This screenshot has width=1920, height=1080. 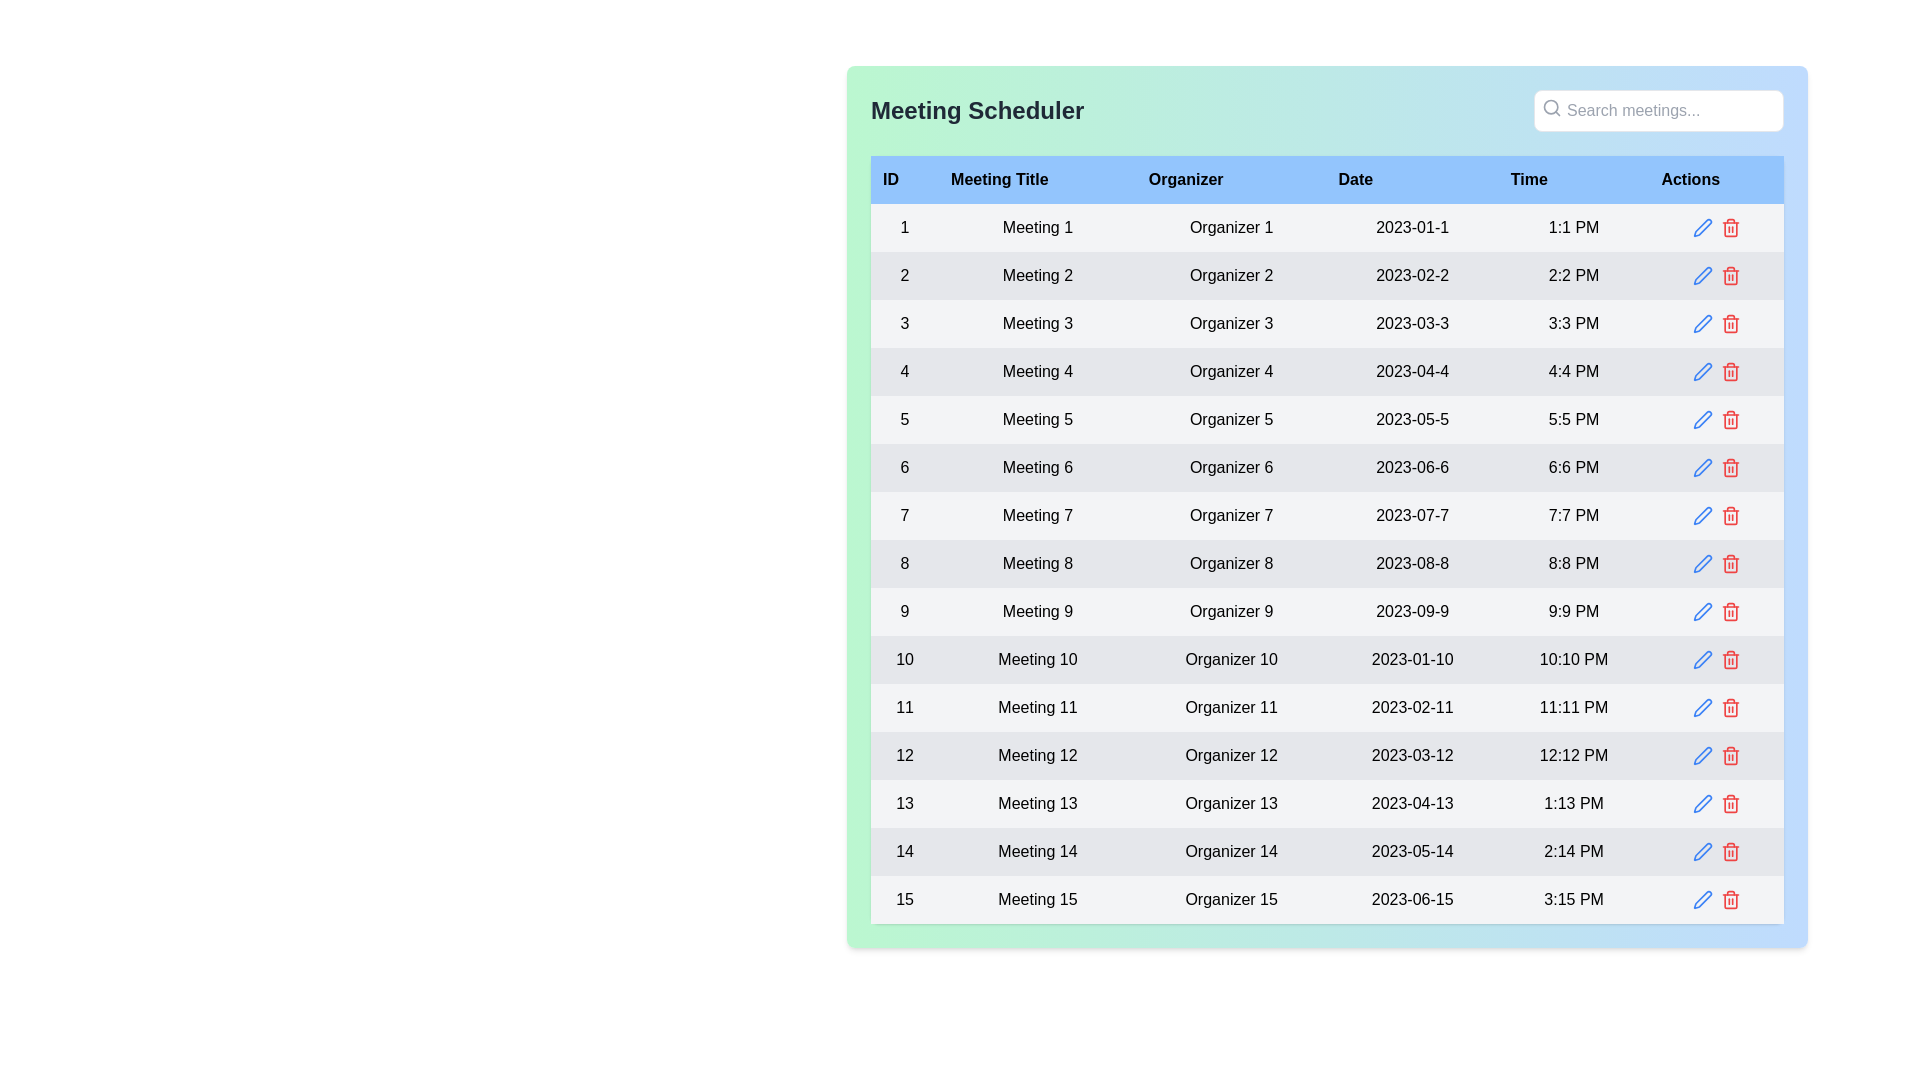 I want to click on the pencil icon located in the Actions column of the eighth row corresponding to Meeting 8, so click(x=1715, y=563).